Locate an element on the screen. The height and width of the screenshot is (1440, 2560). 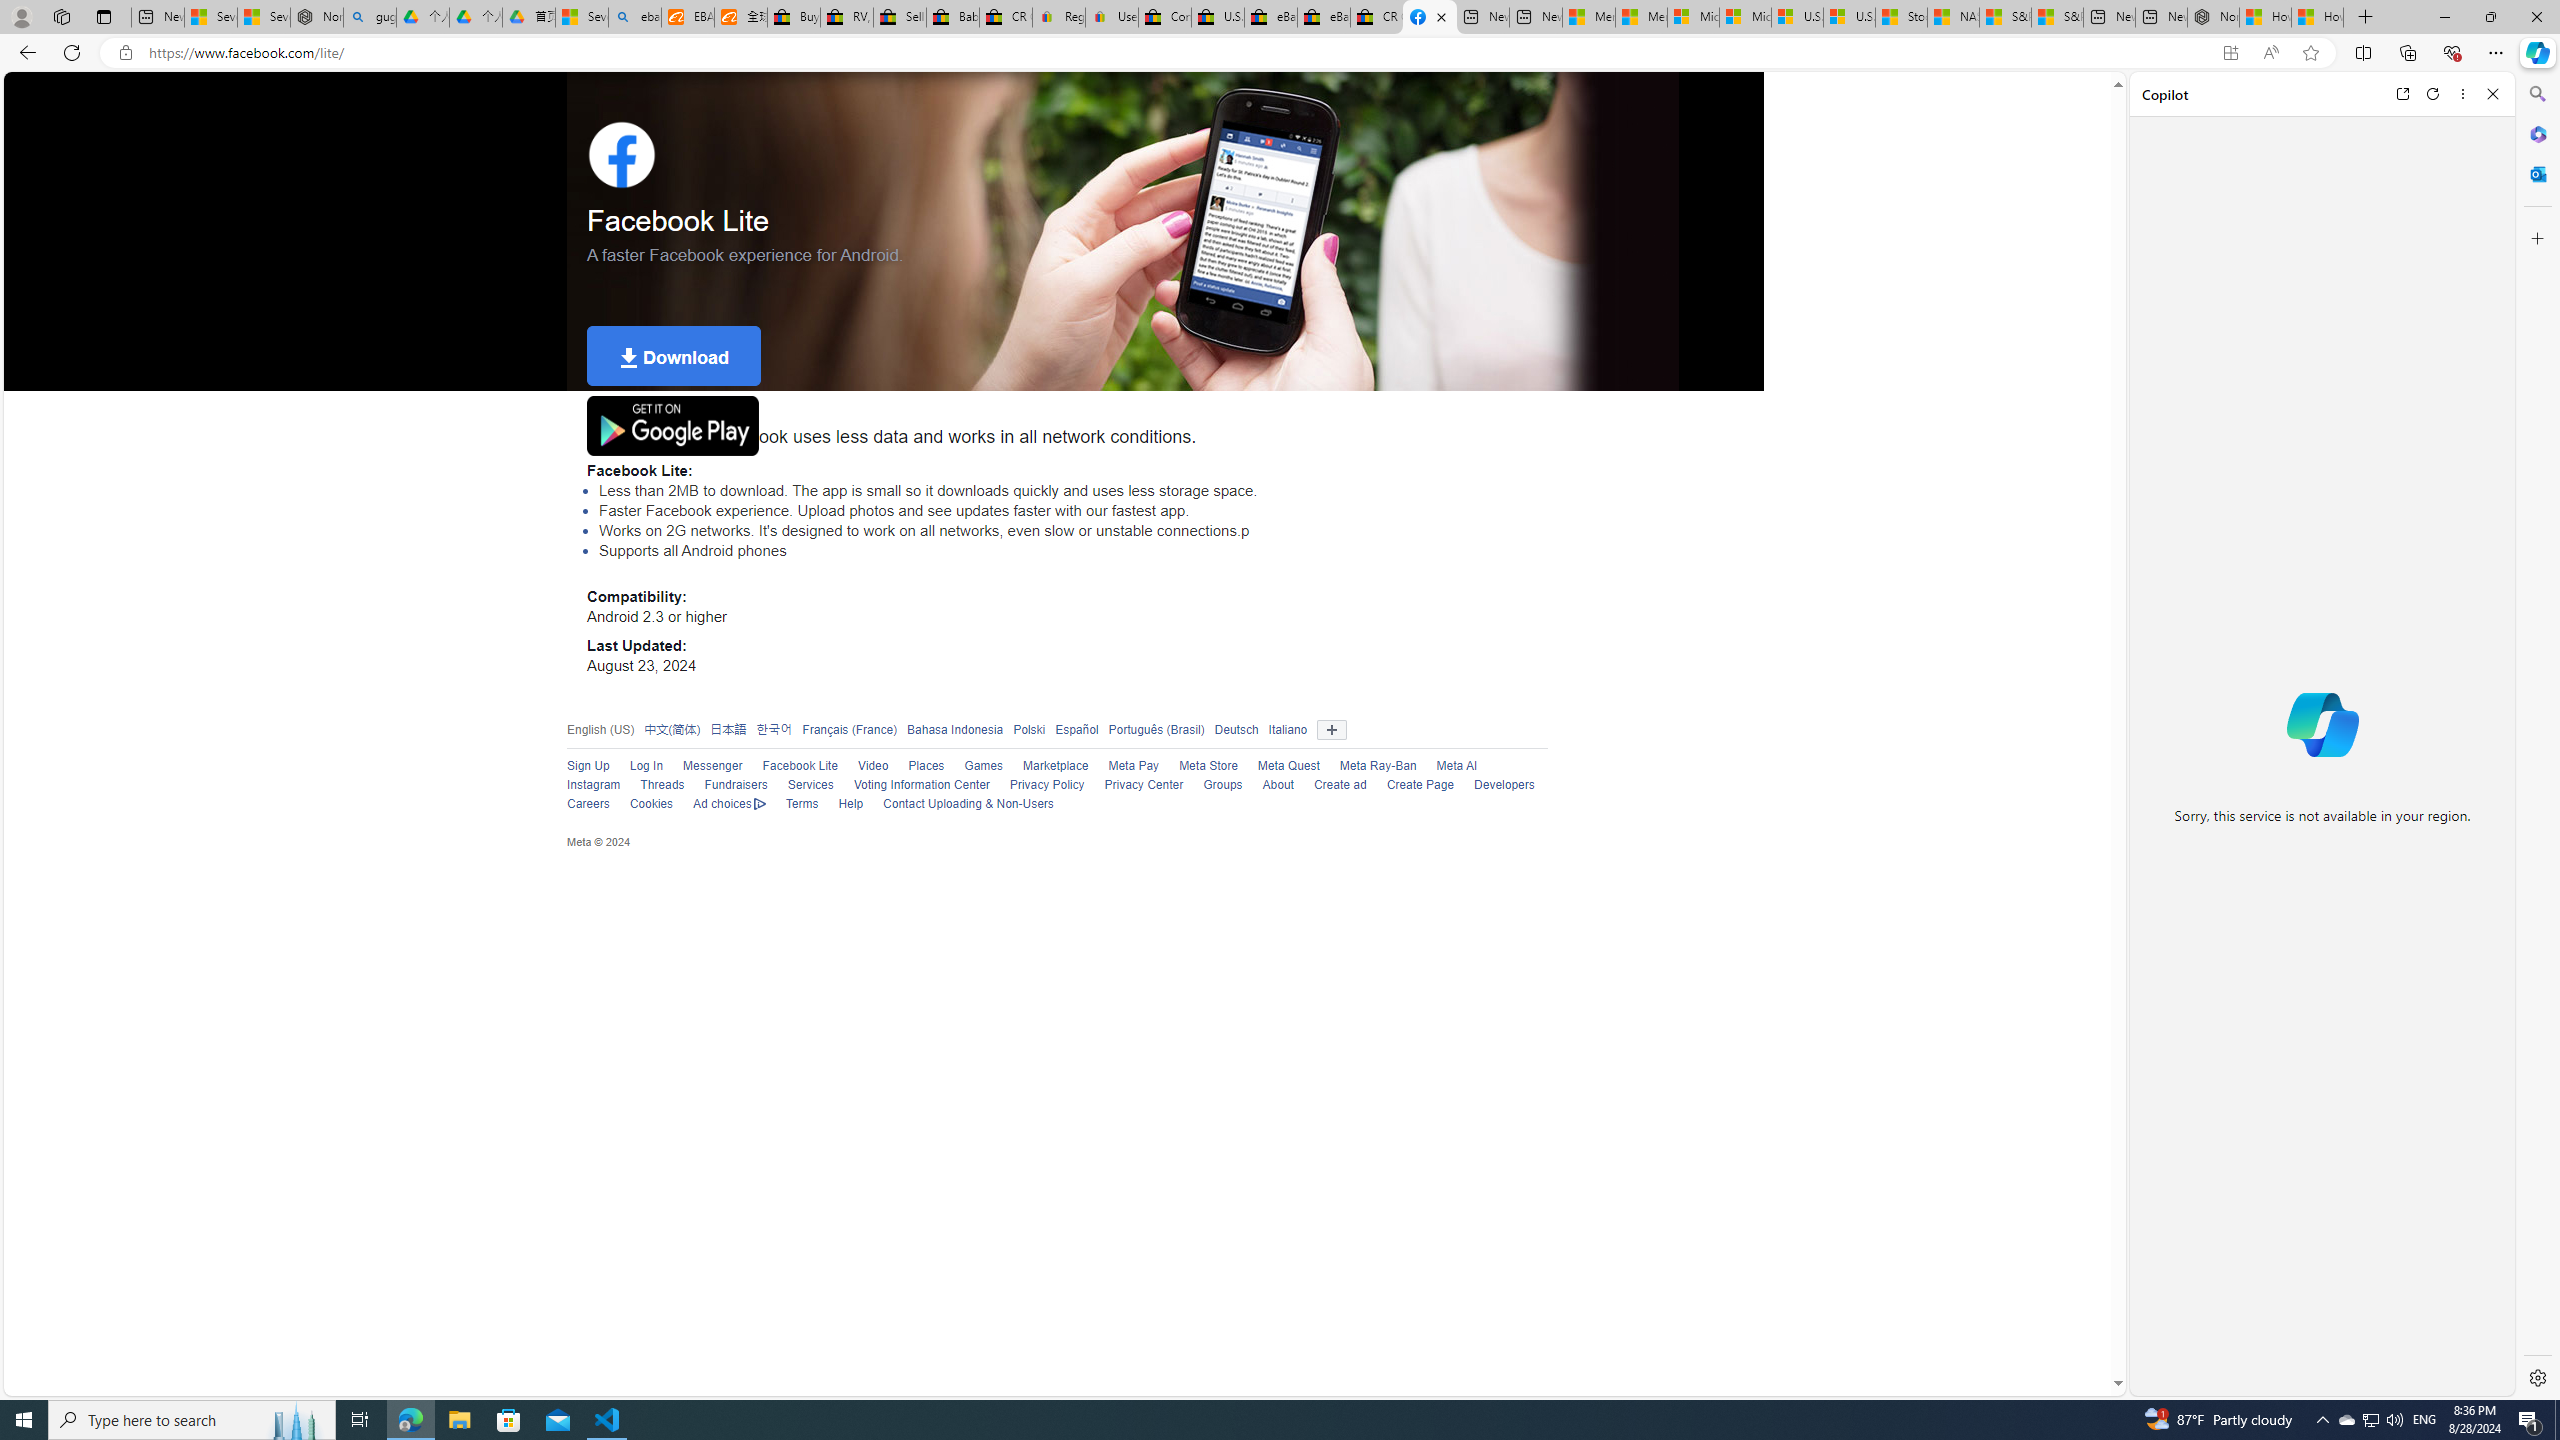
'RV, Trailer & Camper Steps & Ladders for sale | eBay' is located at coordinates (847, 16).